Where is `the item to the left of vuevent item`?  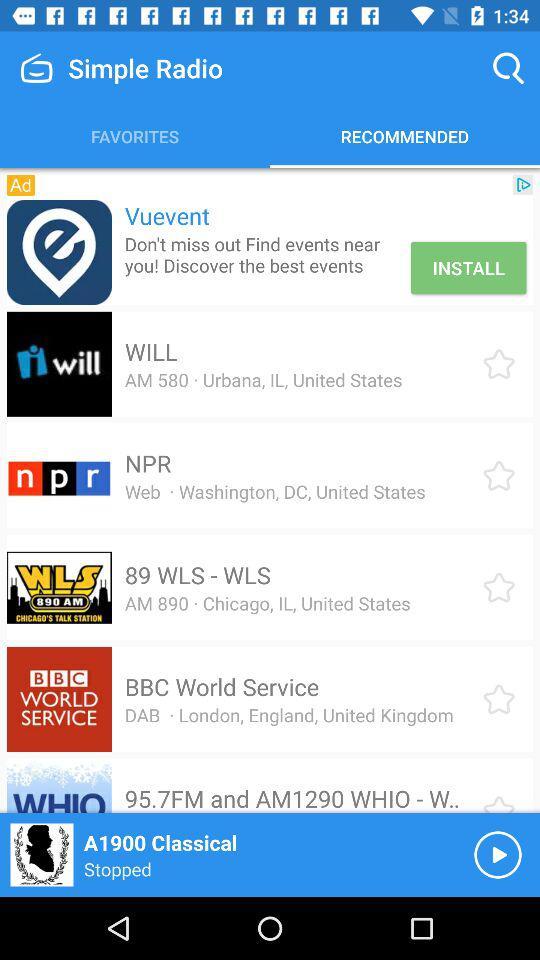
the item to the left of vuevent item is located at coordinates (59, 251).